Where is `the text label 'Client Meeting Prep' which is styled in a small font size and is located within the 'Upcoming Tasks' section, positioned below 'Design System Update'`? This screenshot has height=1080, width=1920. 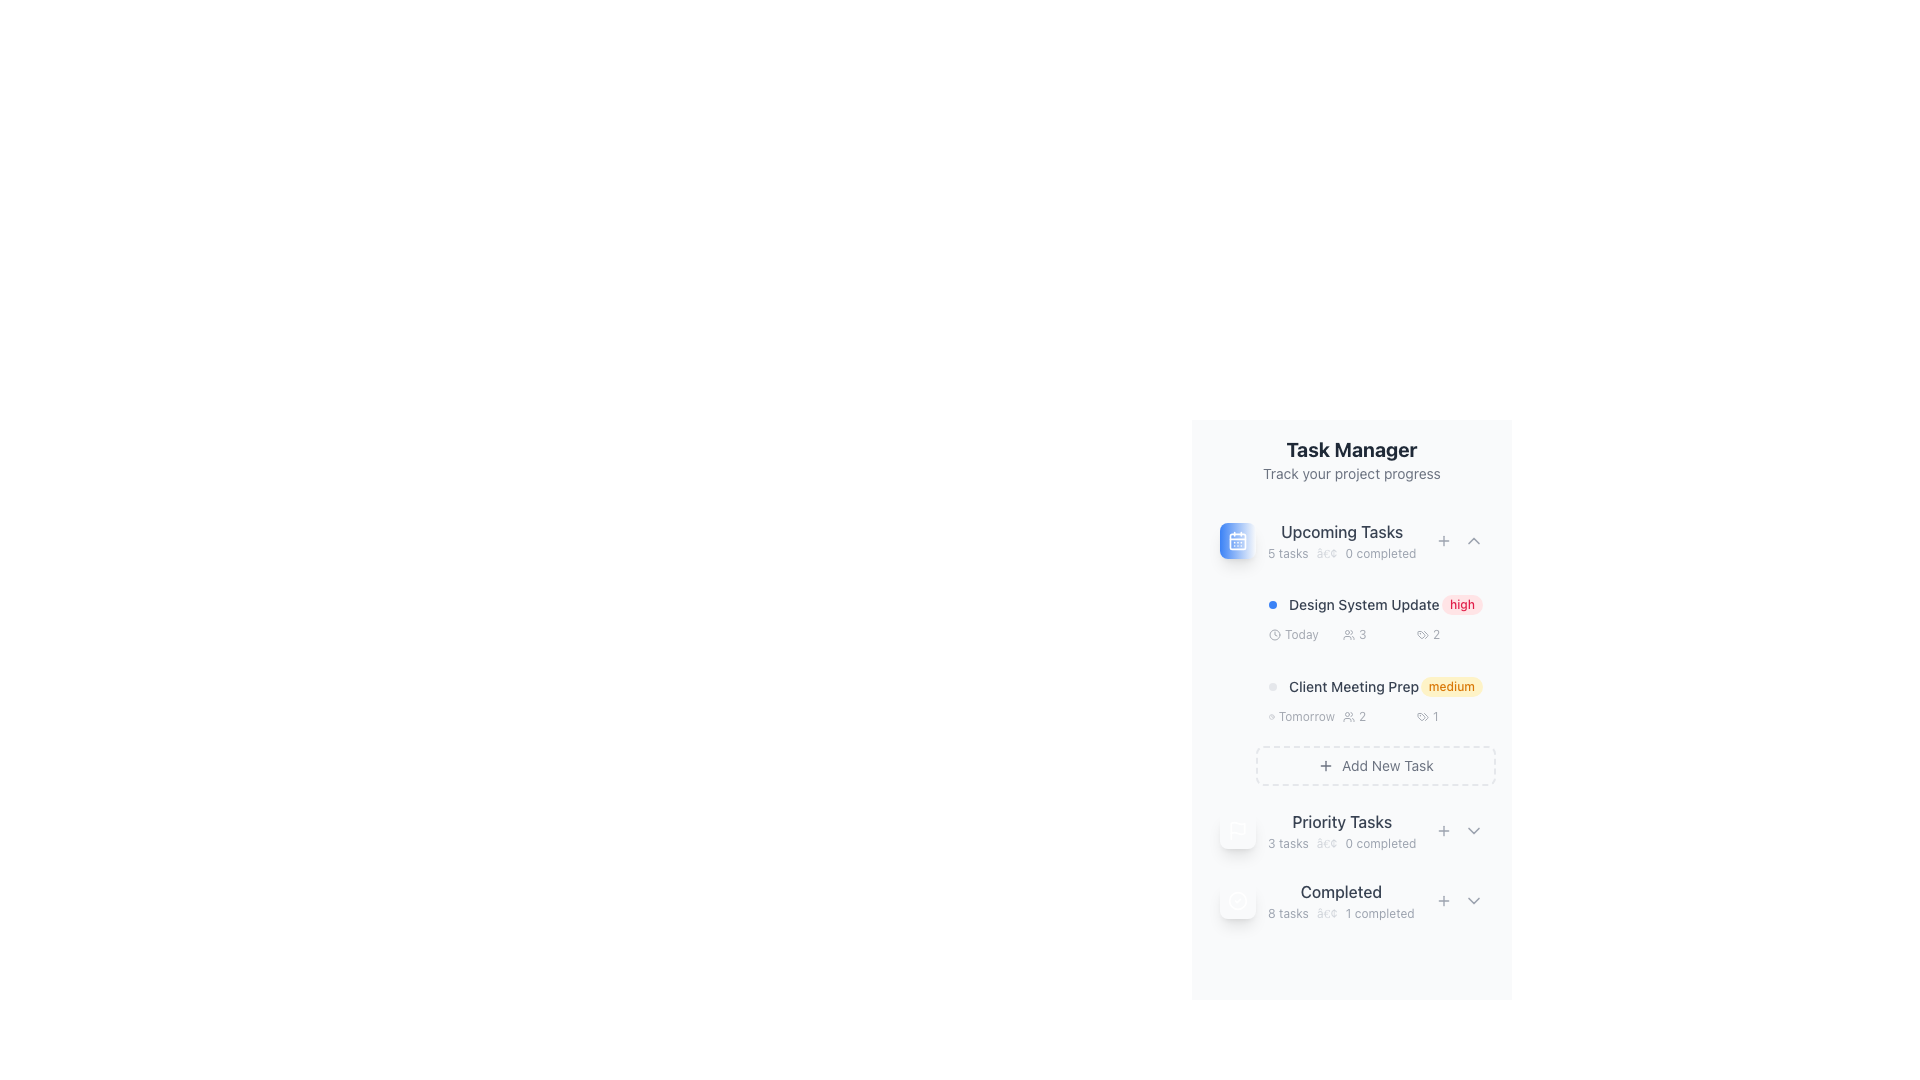
the text label 'Client Meeting Prep' which is styled in a small font size and is located within the 'Upcoming Tasks' section, positioned below 'Design System Update' is located at coordinates (1353, 685).